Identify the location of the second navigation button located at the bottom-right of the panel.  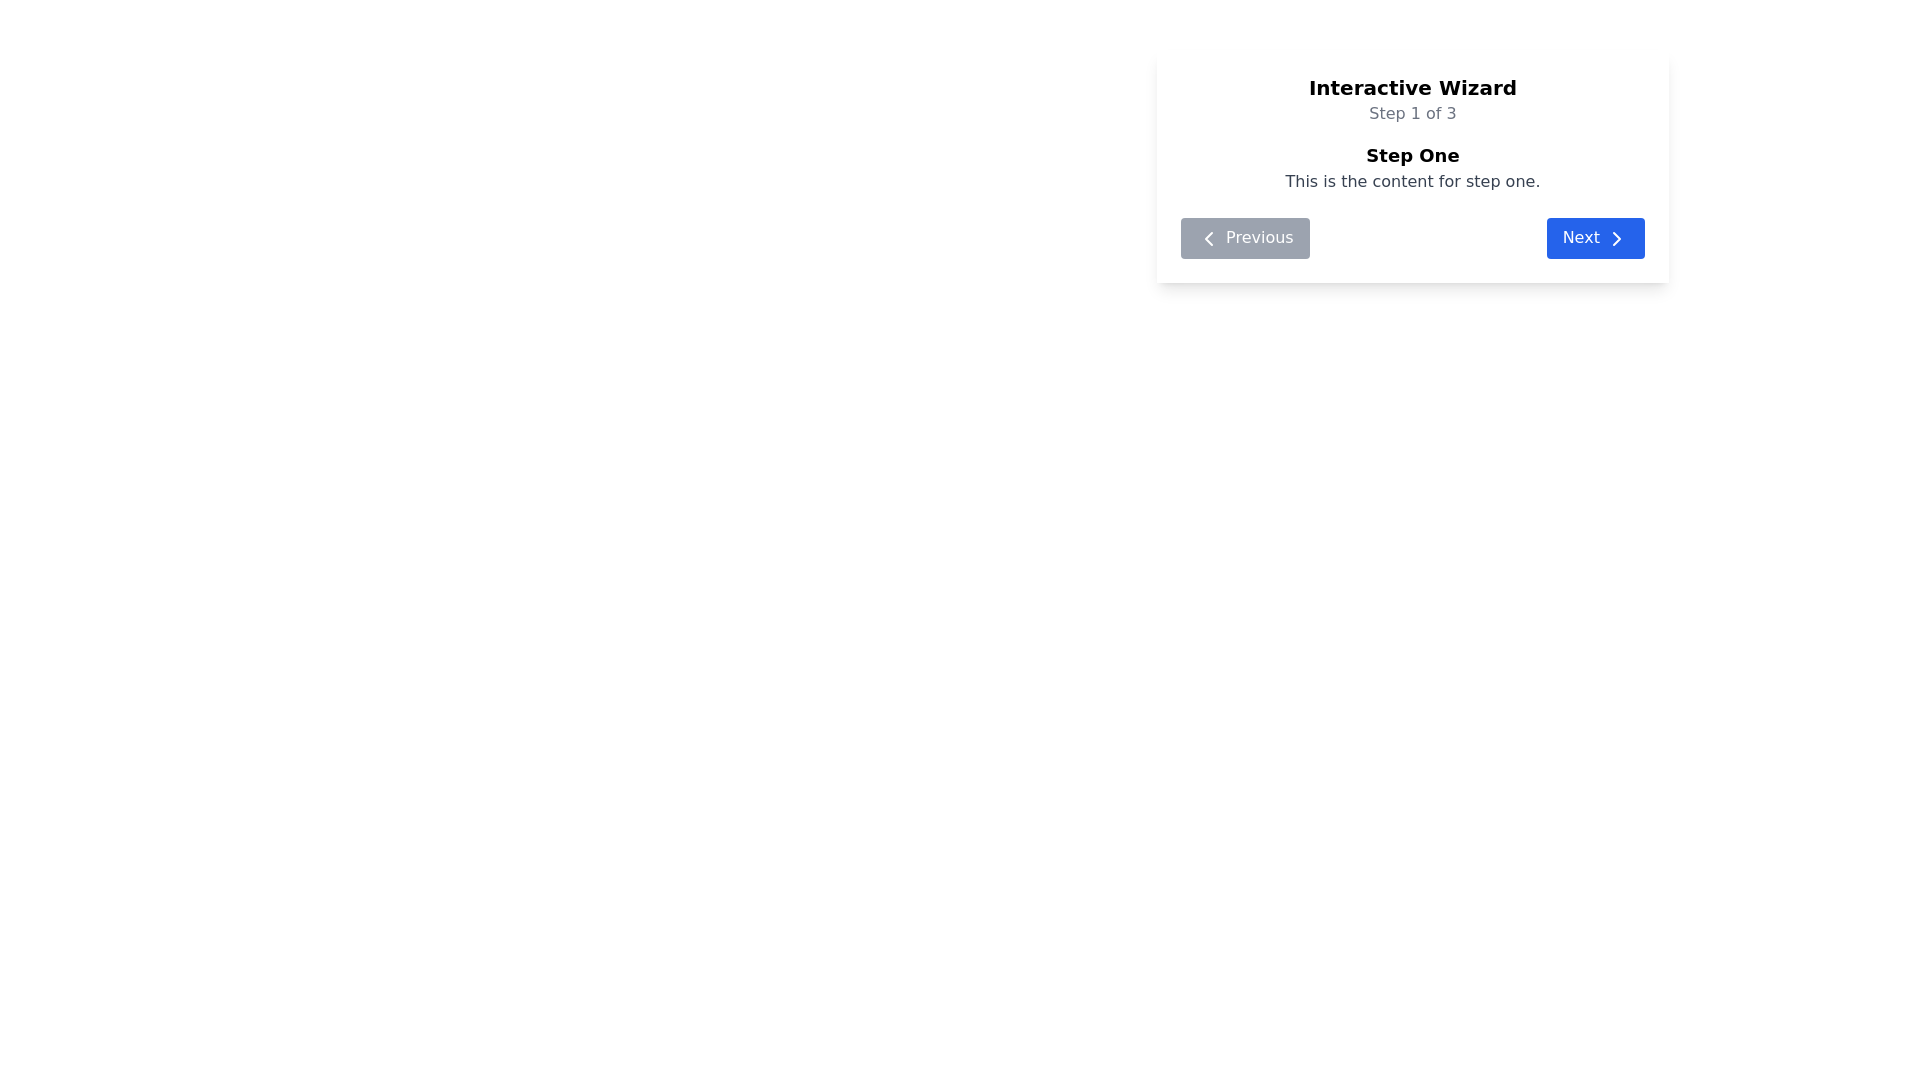
(1594, 237).